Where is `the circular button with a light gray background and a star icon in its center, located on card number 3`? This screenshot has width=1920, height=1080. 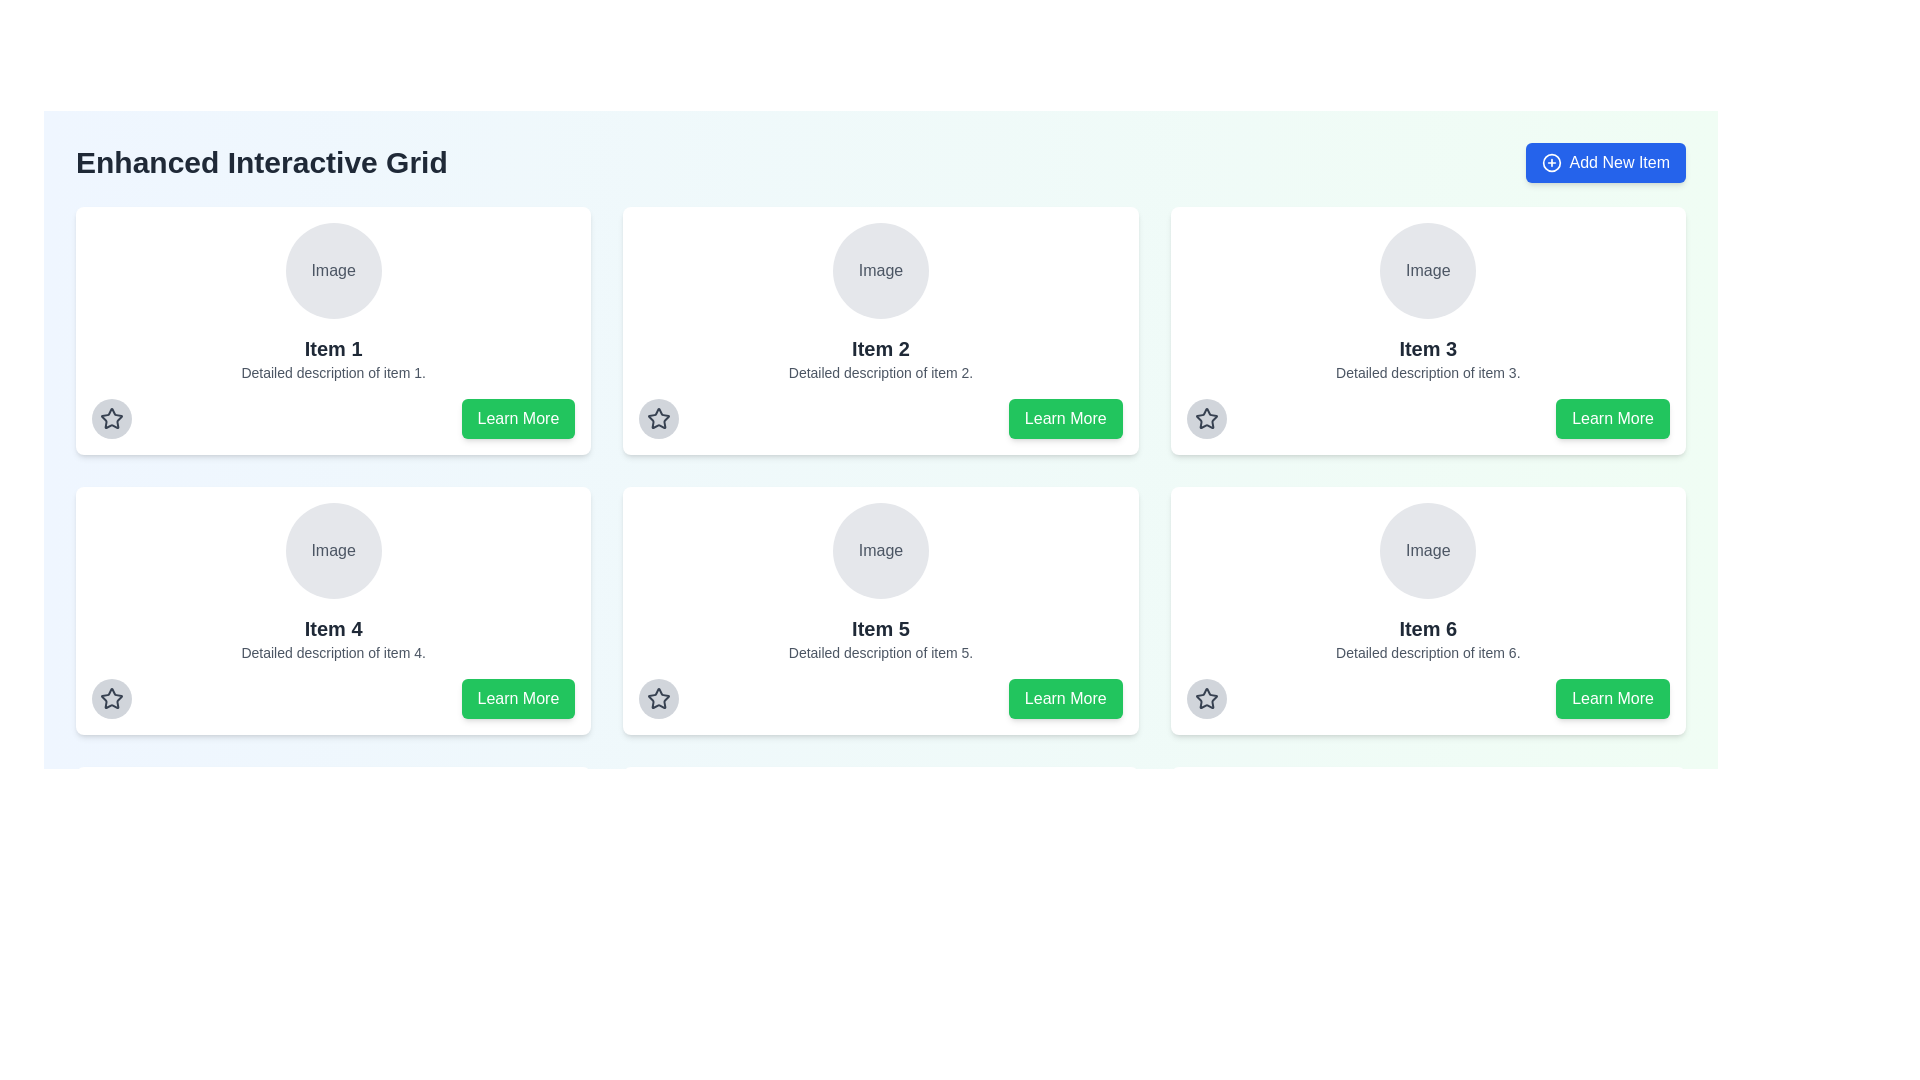 the circular button with a light gray background and a star icon in its center, located on card number 3 is located at coordinates (1205, 418).